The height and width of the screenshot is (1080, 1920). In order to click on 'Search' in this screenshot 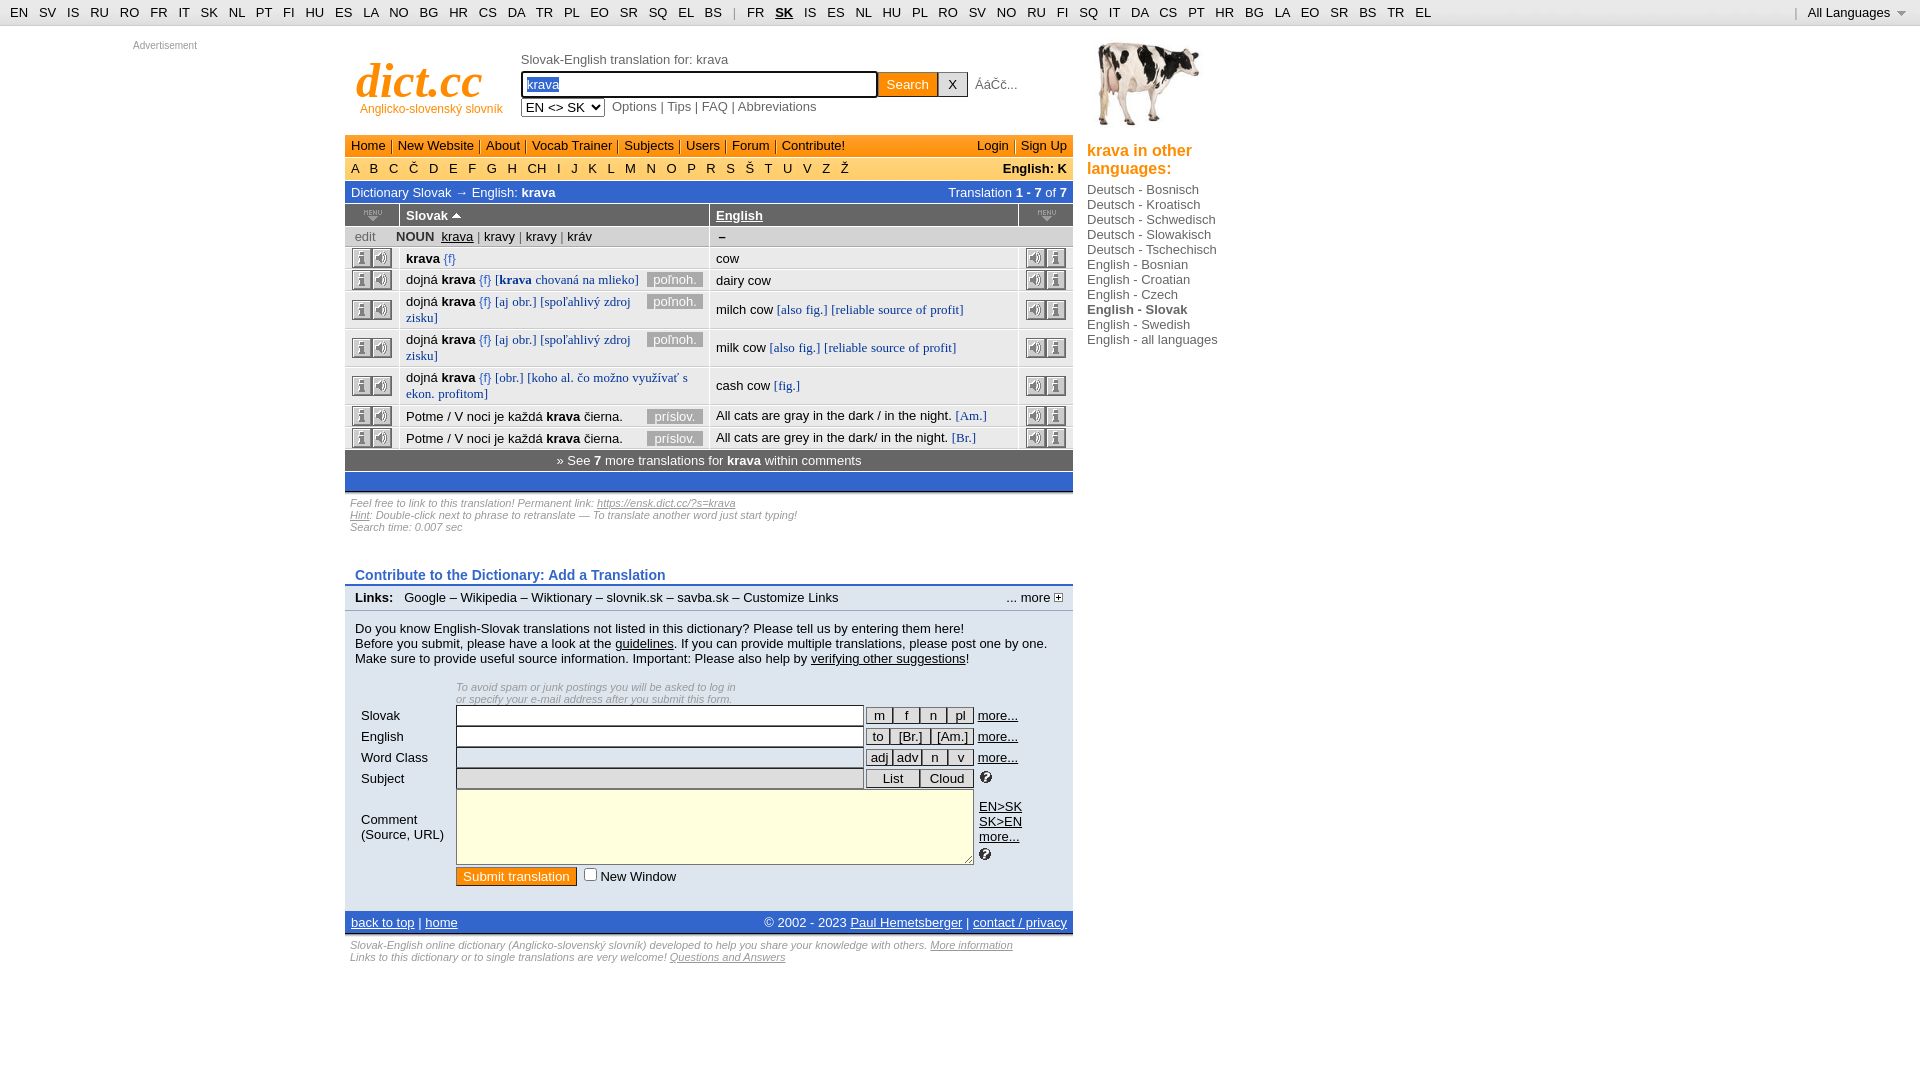, I will do `click(878, 83)`.